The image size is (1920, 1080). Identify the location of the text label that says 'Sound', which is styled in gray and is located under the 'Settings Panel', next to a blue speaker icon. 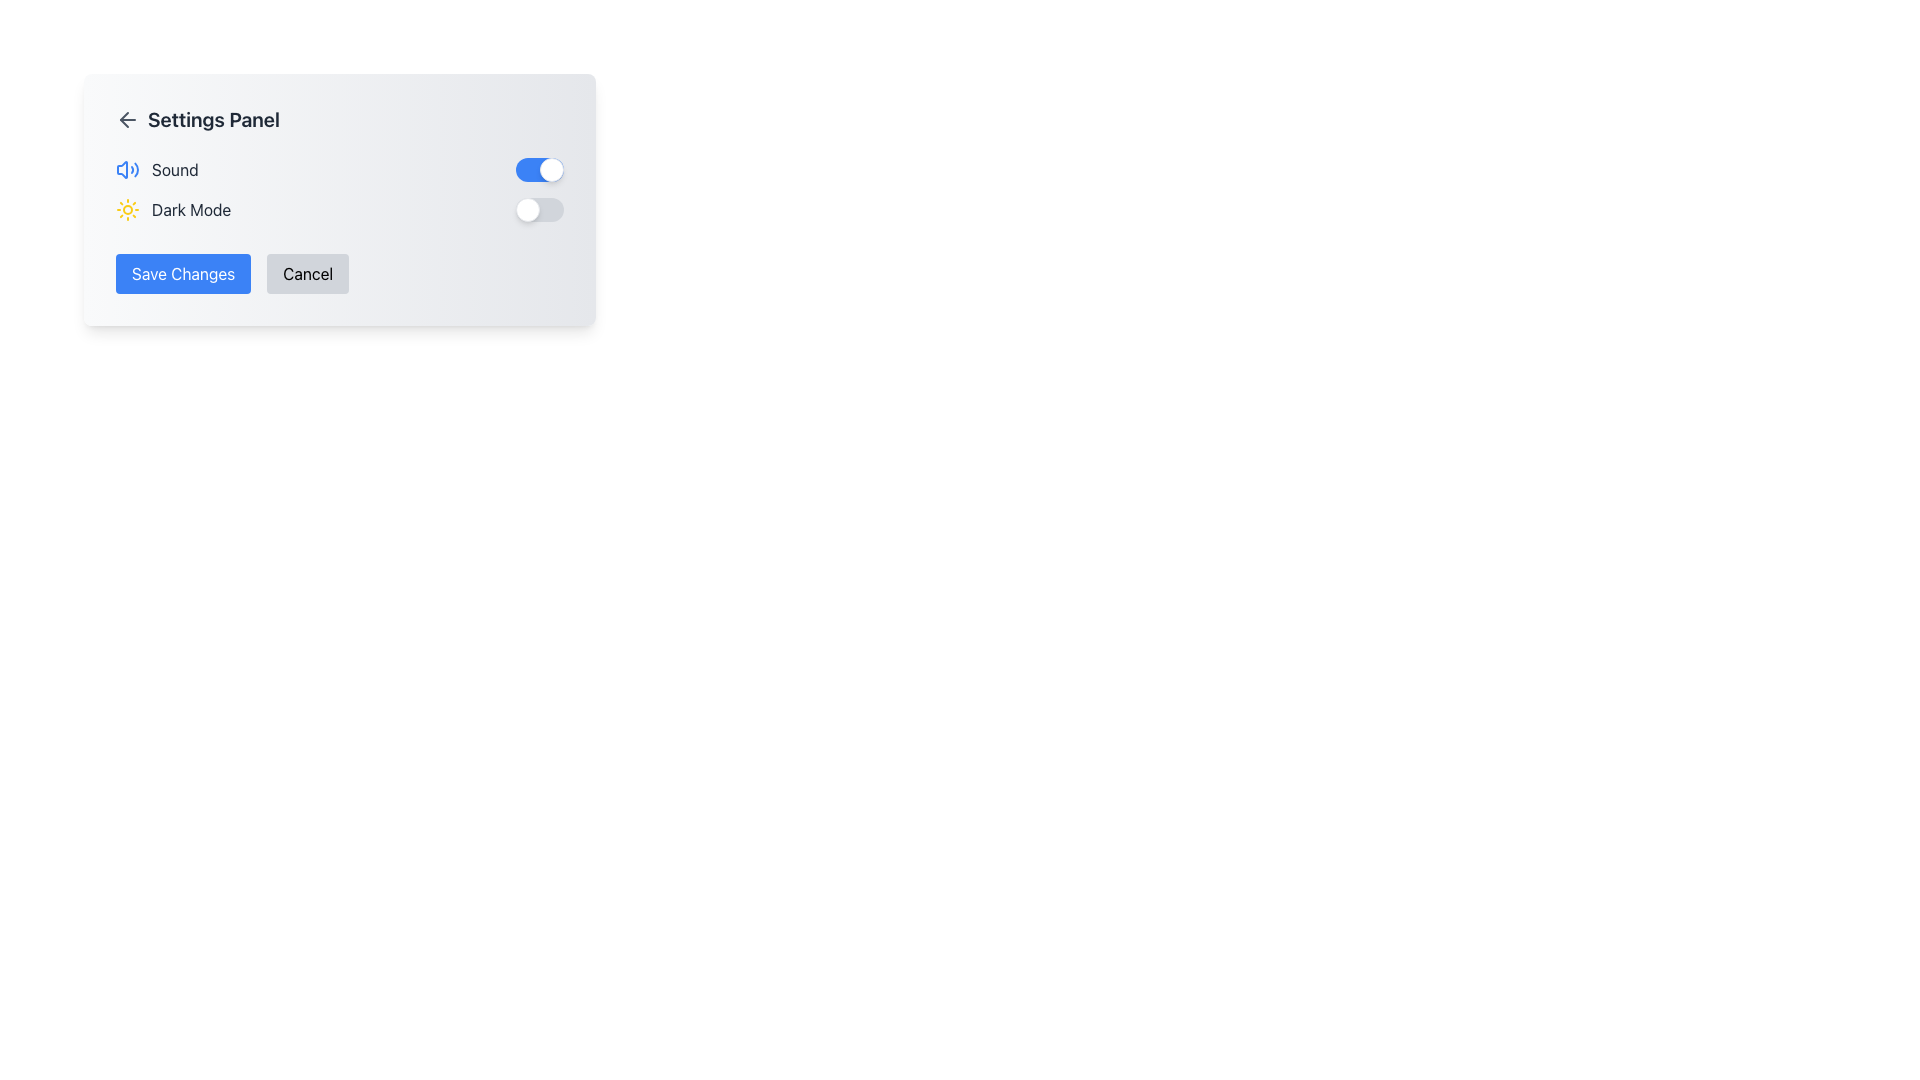
(156, 168).